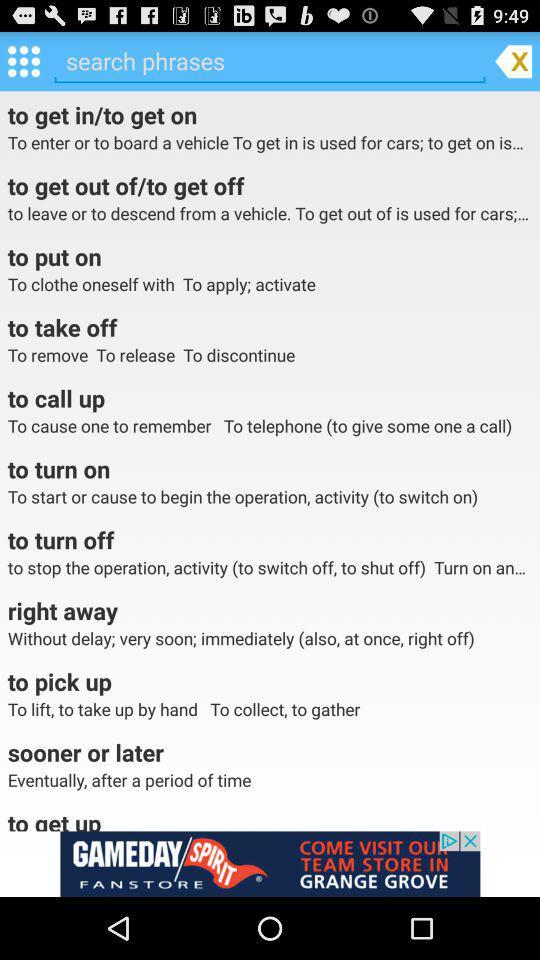  I want to click on close, so click(513, 59).